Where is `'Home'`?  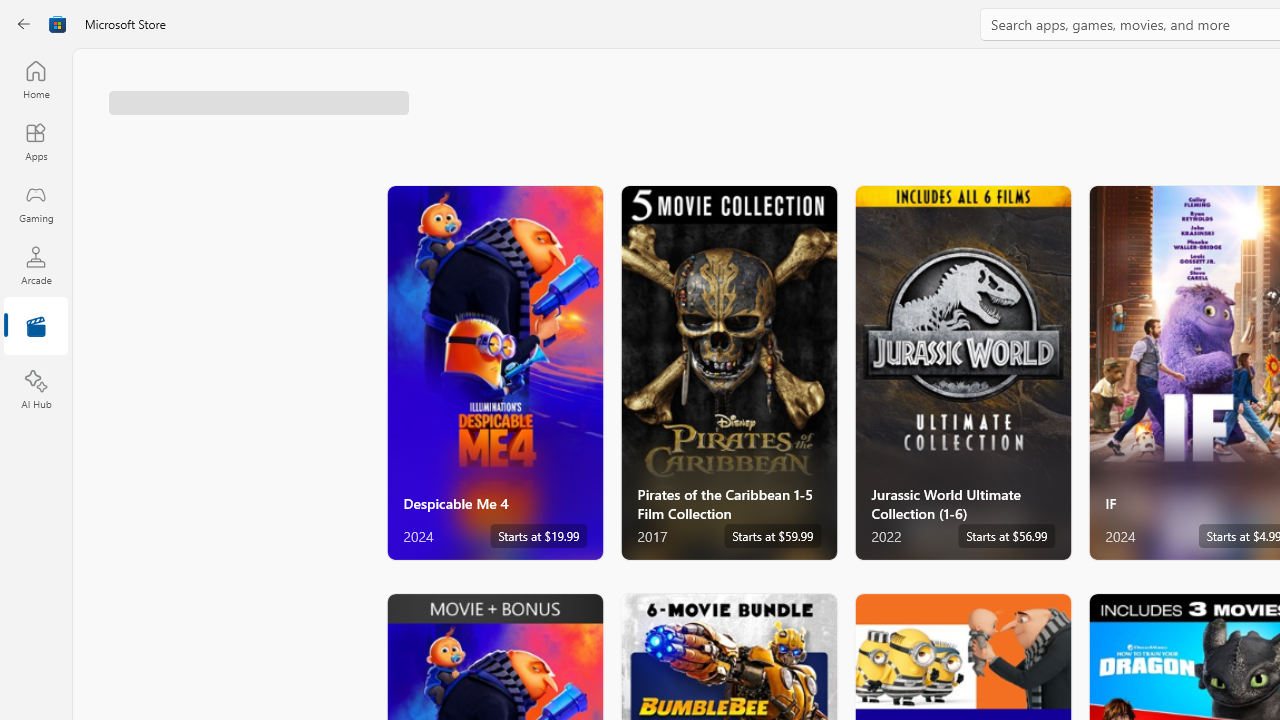
'Home' is located at coordinates (35, 78).